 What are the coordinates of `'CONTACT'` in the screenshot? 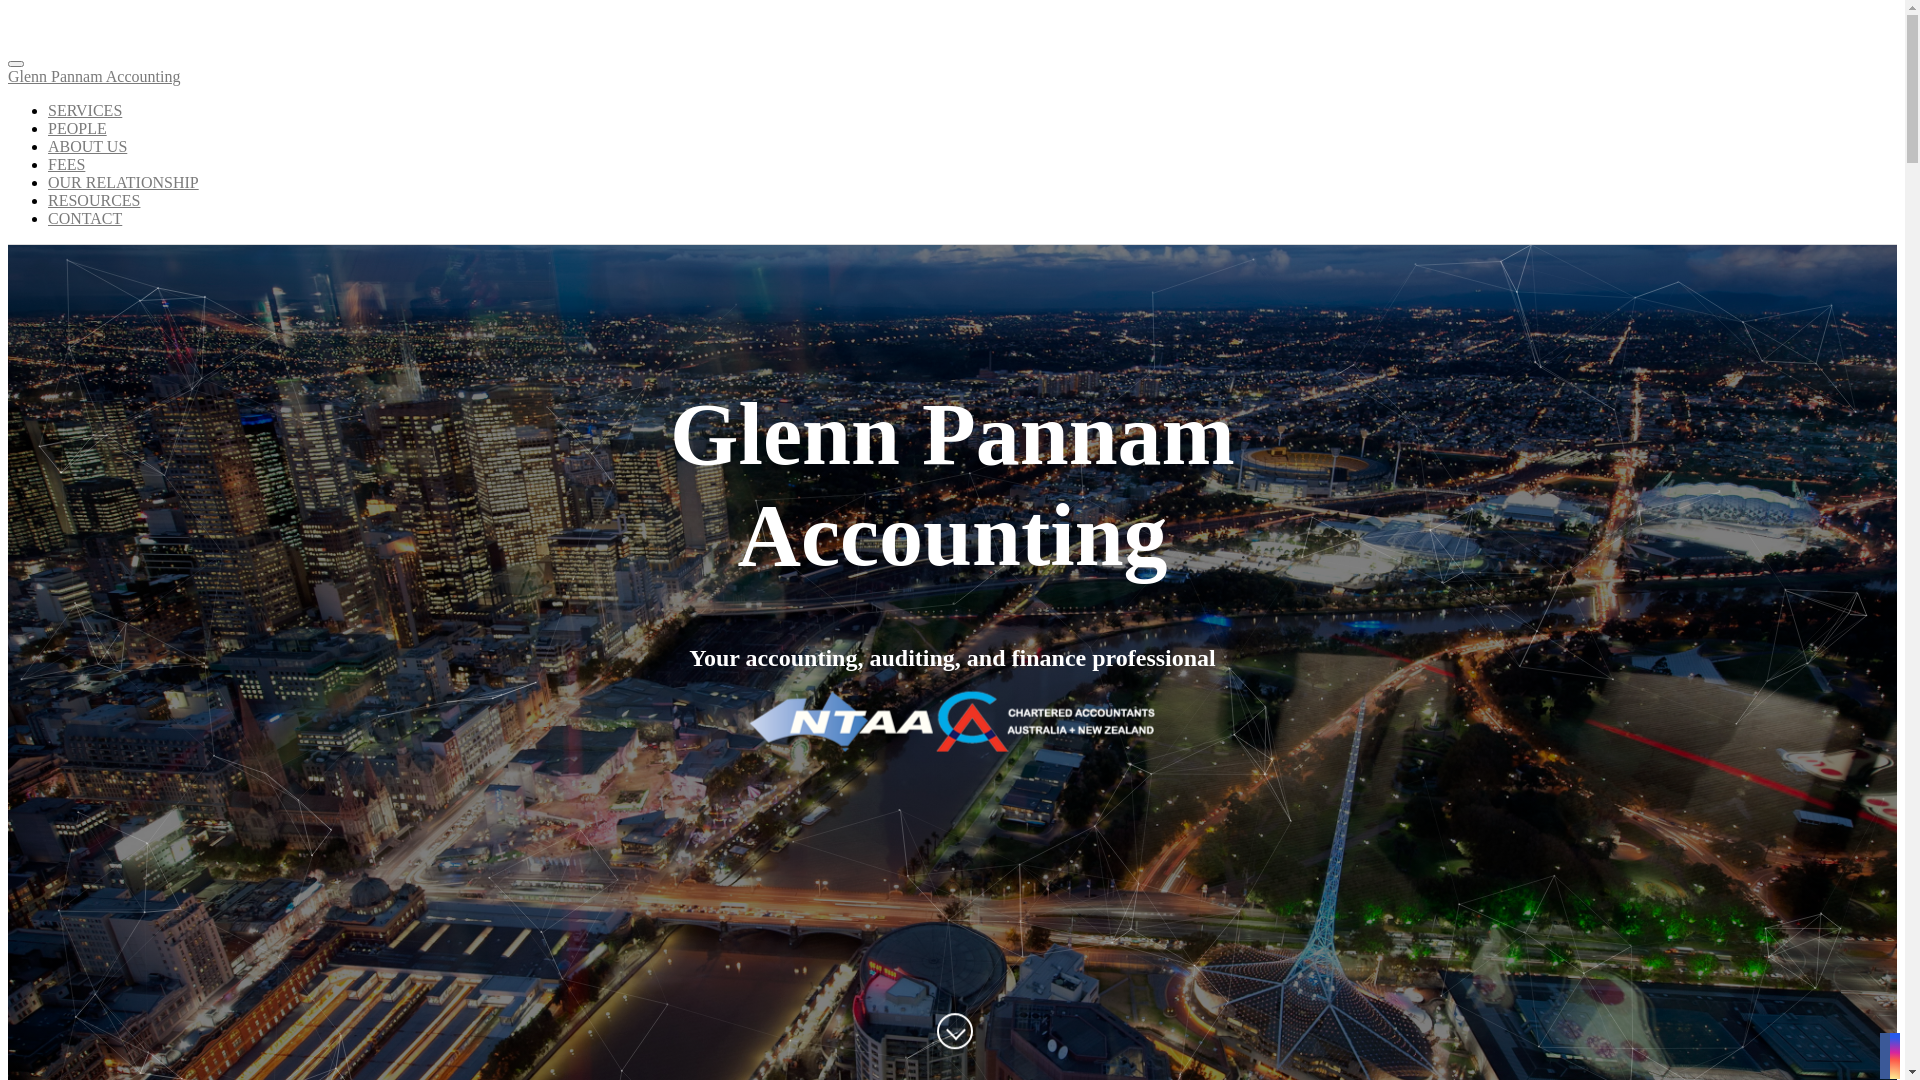 It's located at (84, 218).